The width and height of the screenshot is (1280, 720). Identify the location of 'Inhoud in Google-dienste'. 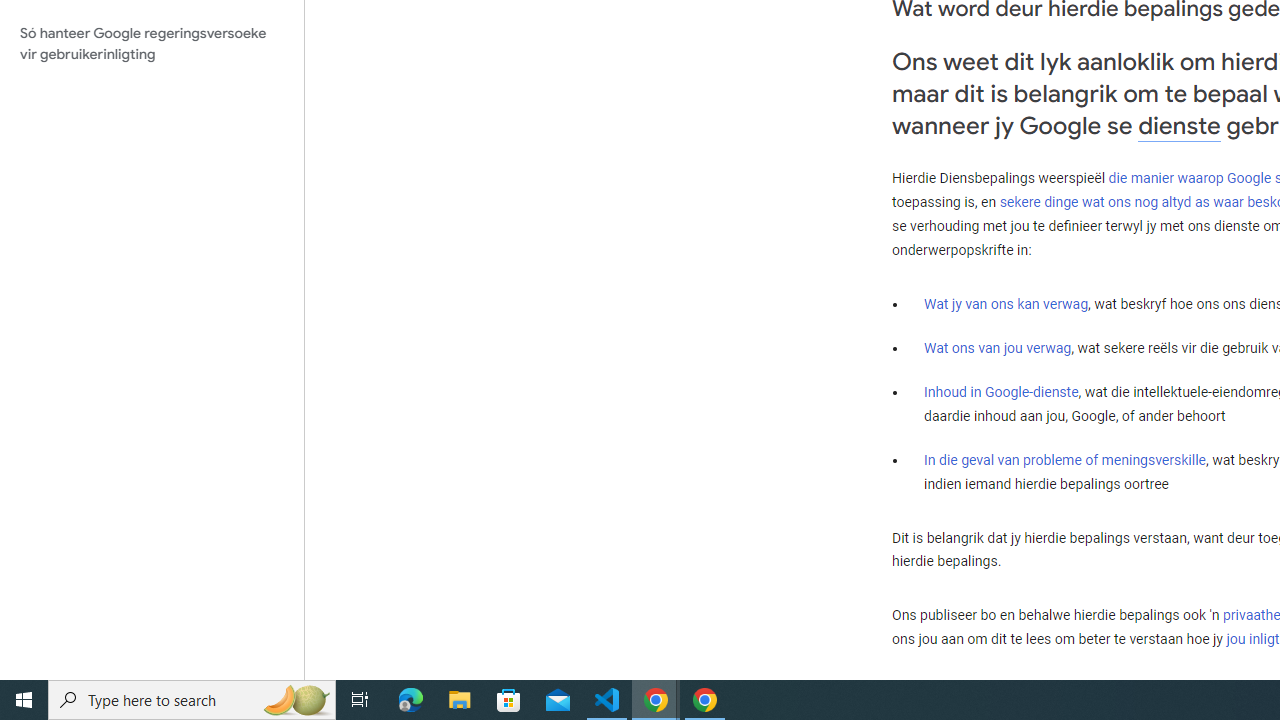
(1001, 392).